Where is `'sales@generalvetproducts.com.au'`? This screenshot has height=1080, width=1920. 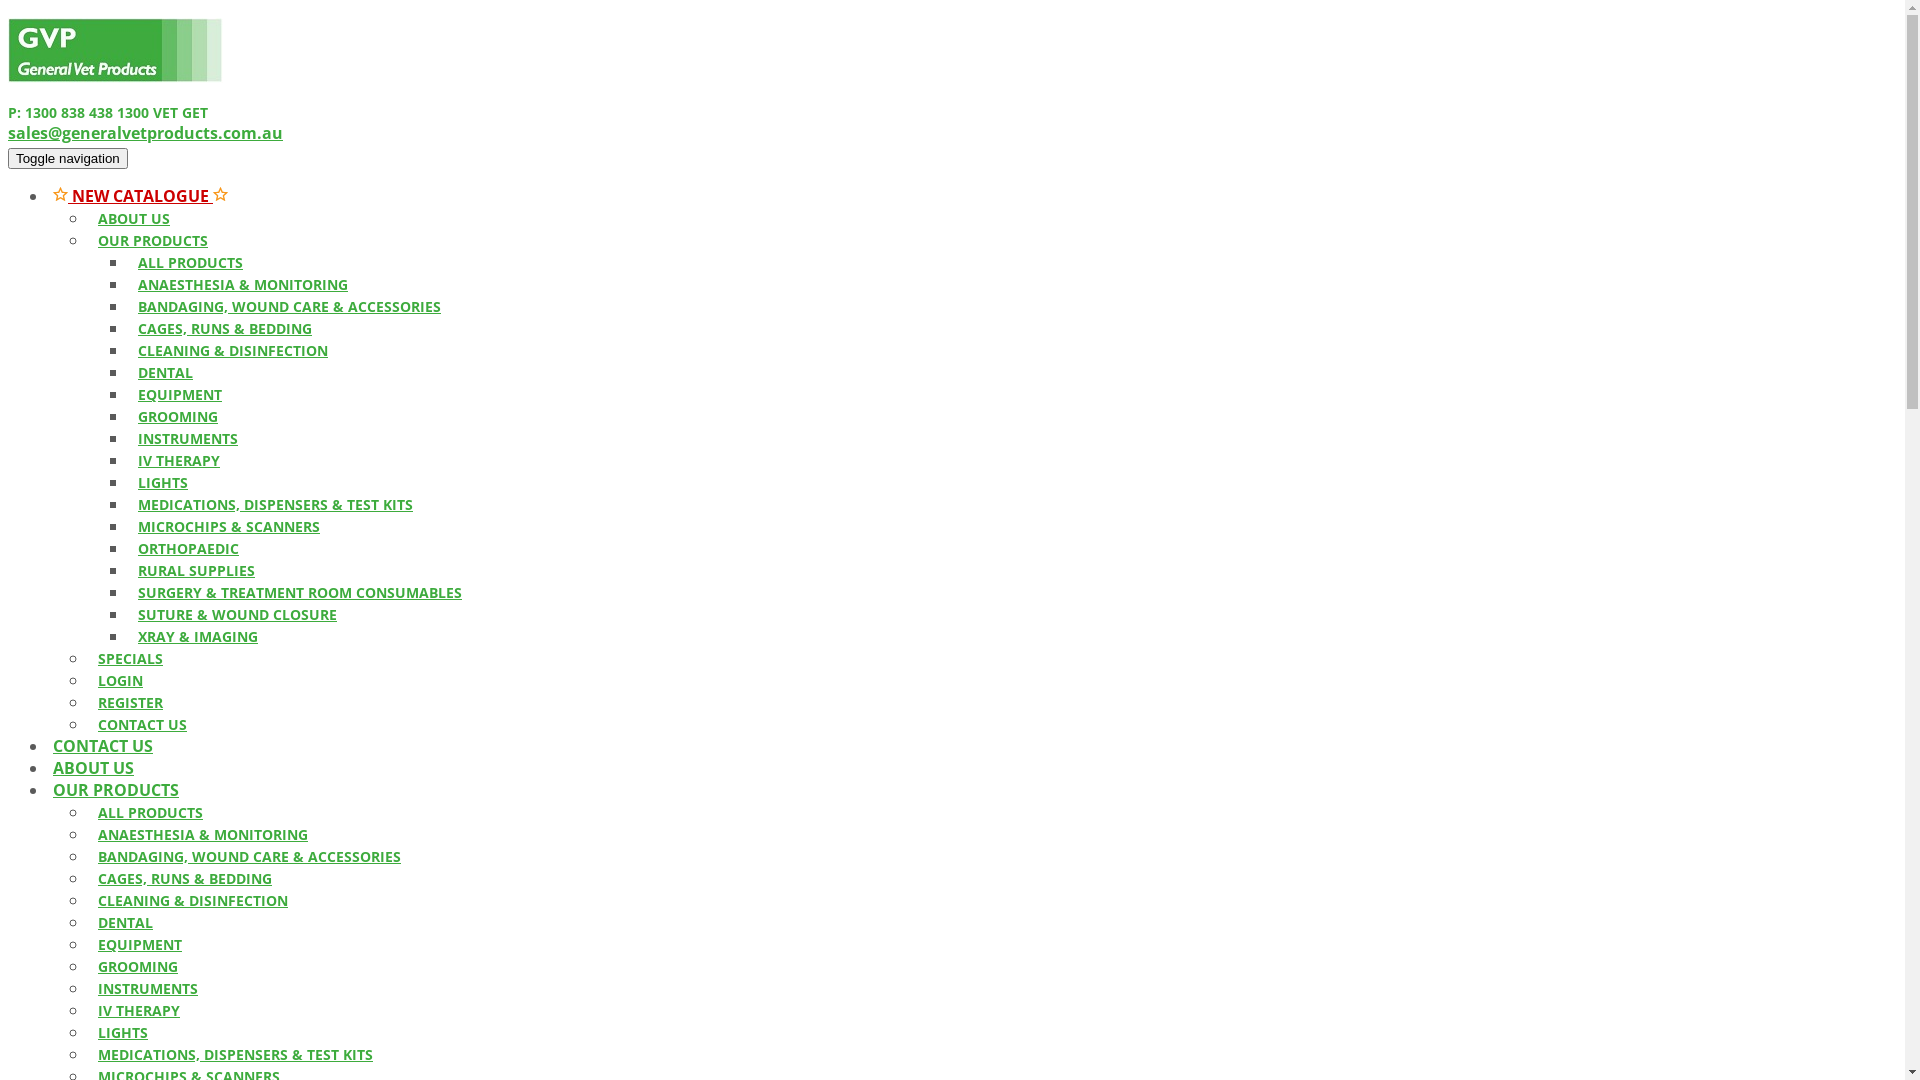 'sales@generalvetproducts.com.au' is located at coordinates (144, 132).